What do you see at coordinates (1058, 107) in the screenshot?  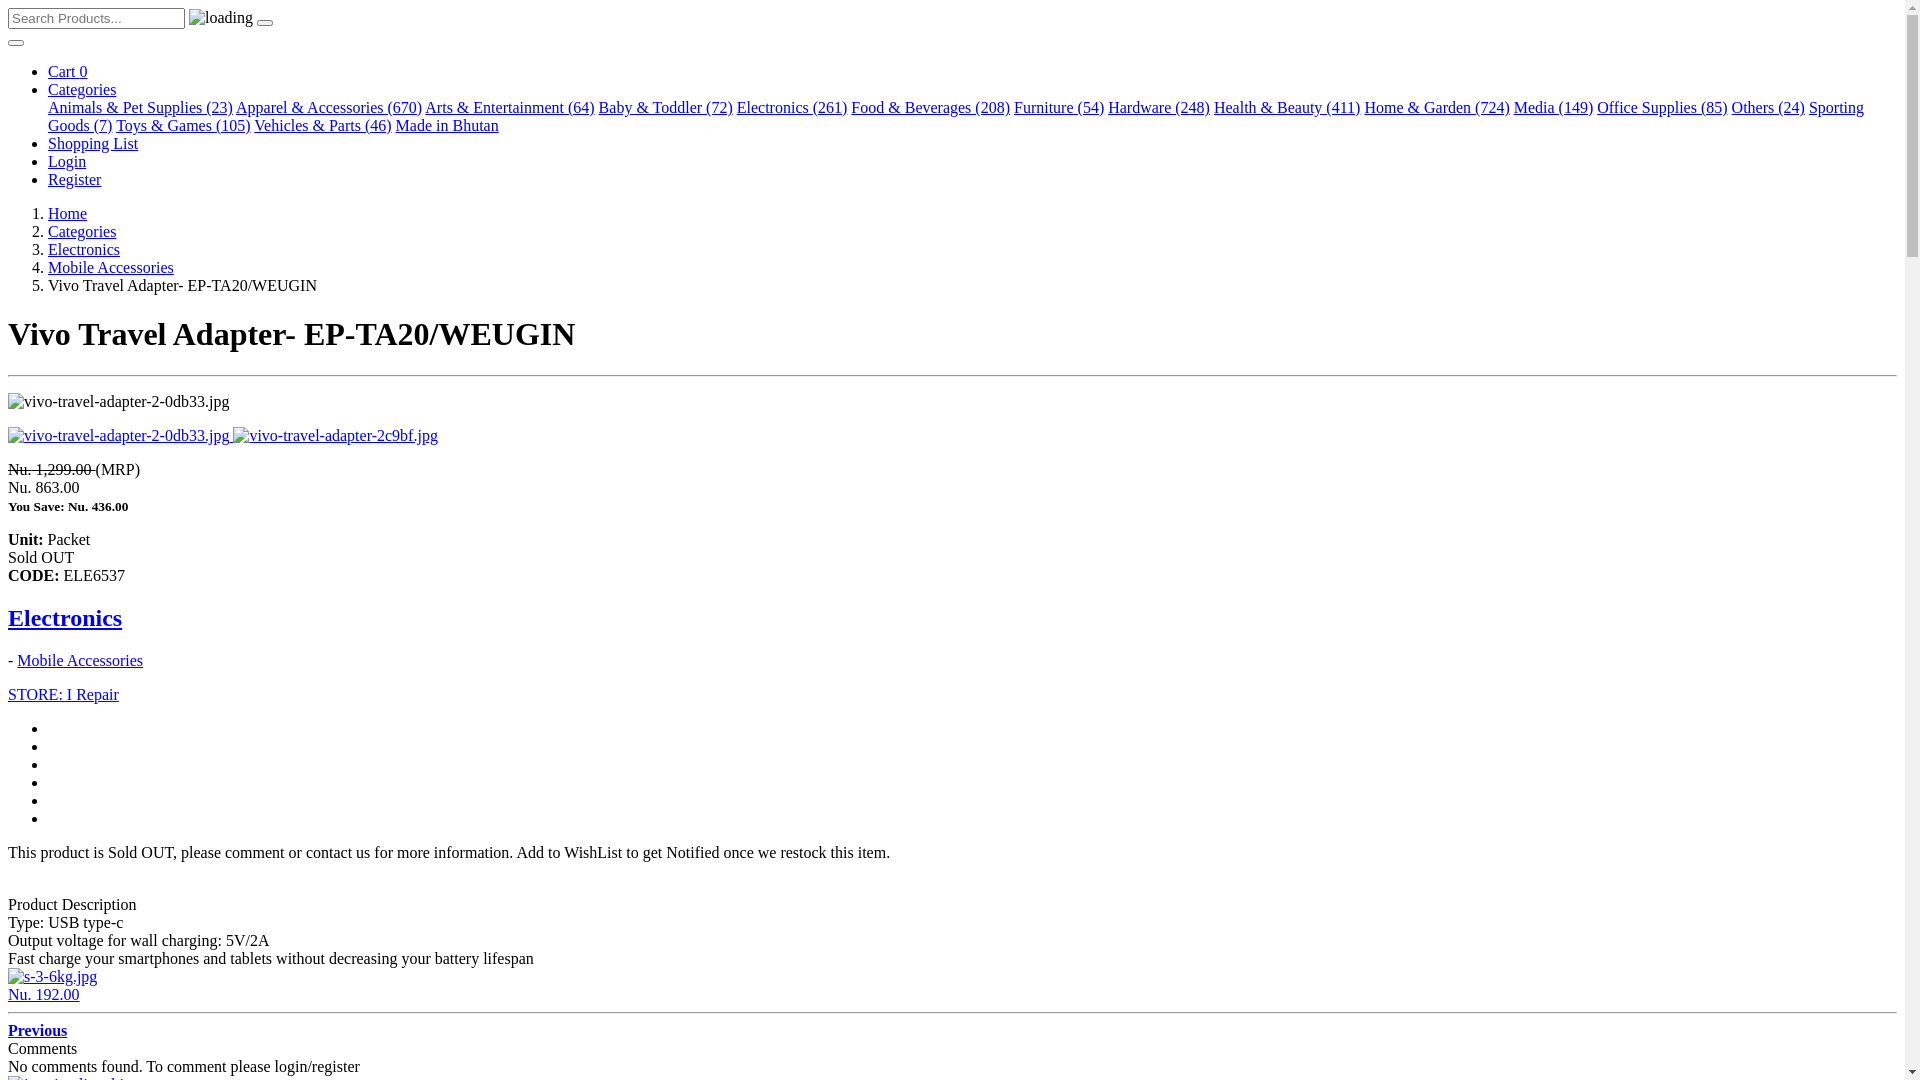 I see `'Furniture (54)'` at bounding box center [1058, 107].